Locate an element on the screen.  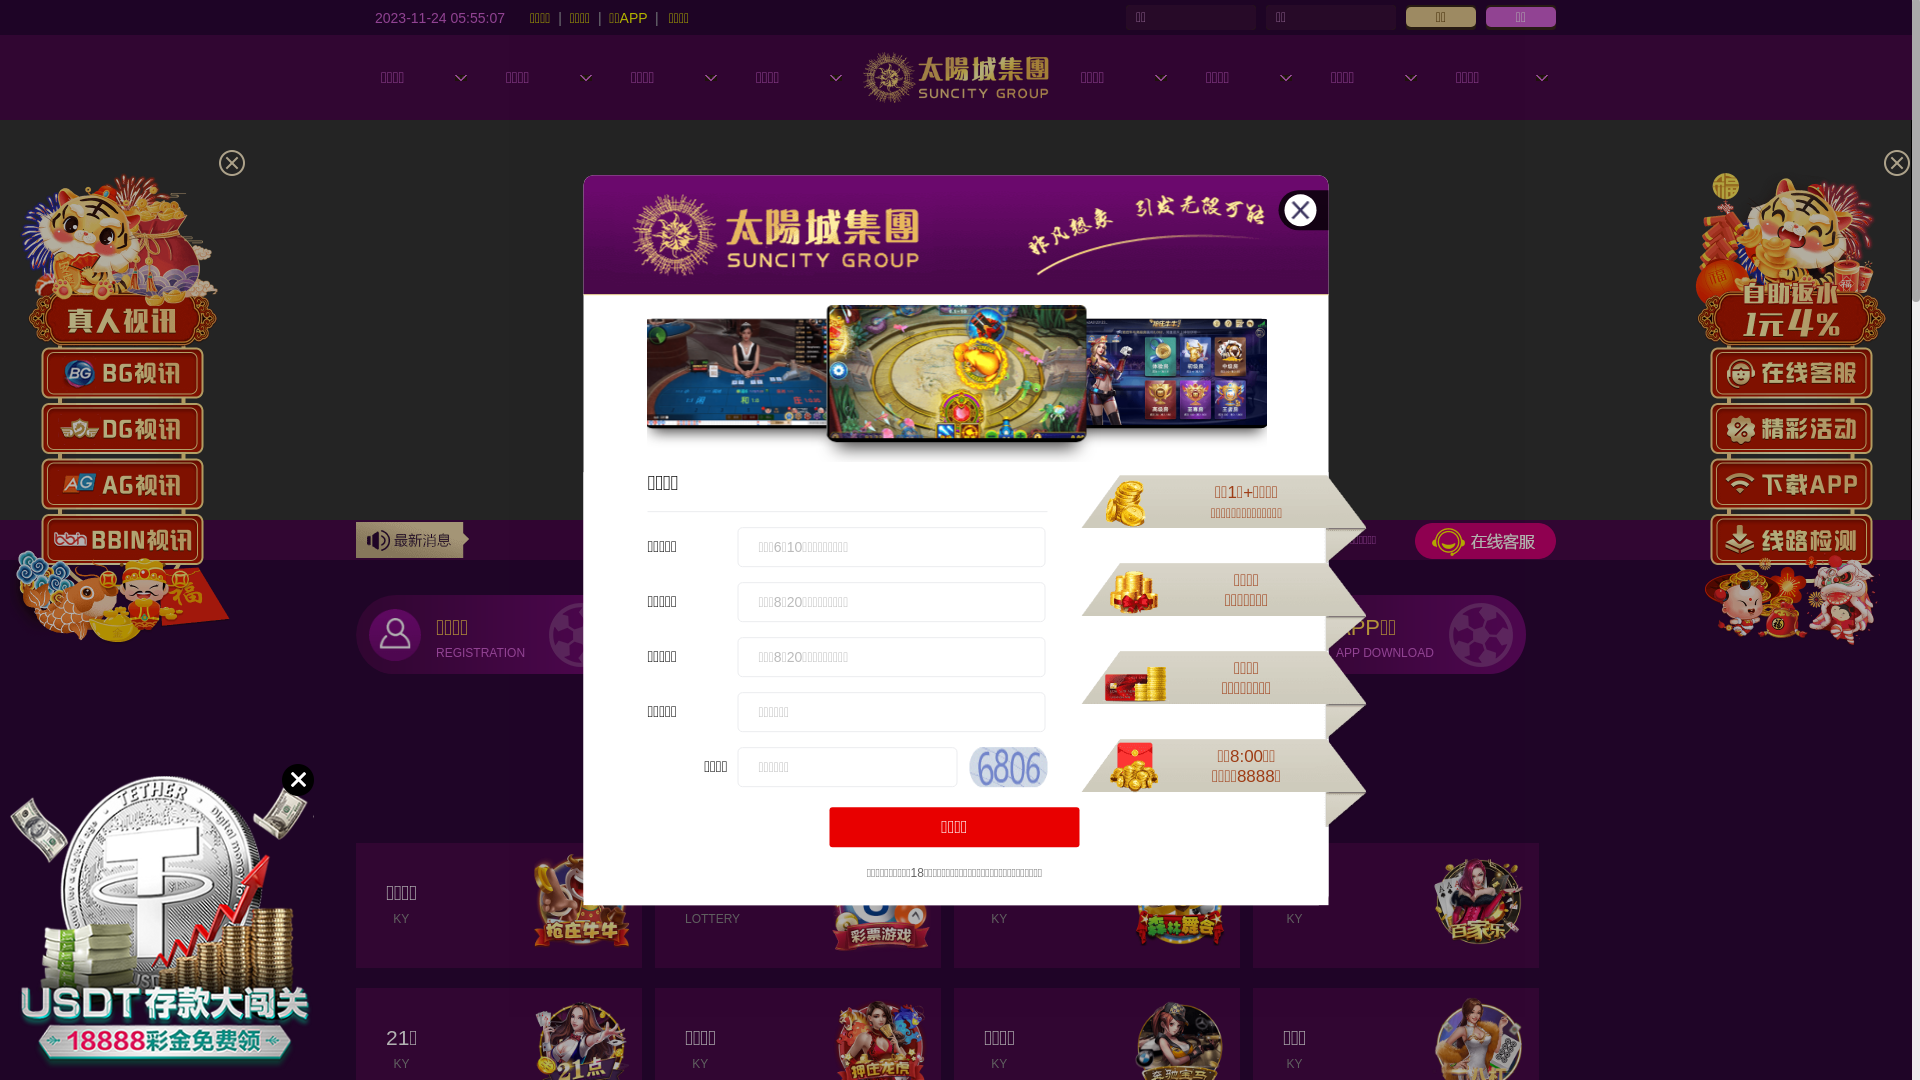
'2023-11-24 05:55:04' is located at coordinates (439, 16).